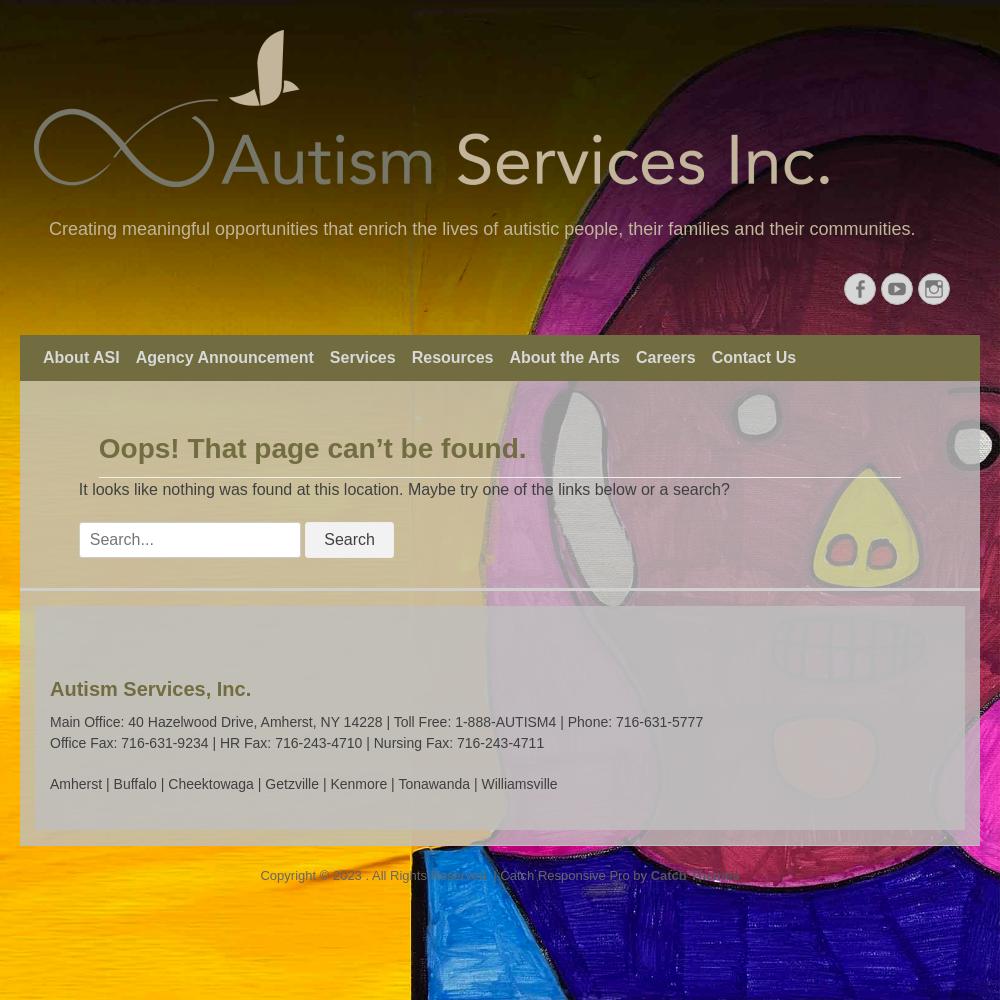  What do you see at coordinates (693, 875) in the screenshot?
I see `'Catch Themes'` at bounding box center [693, 875].